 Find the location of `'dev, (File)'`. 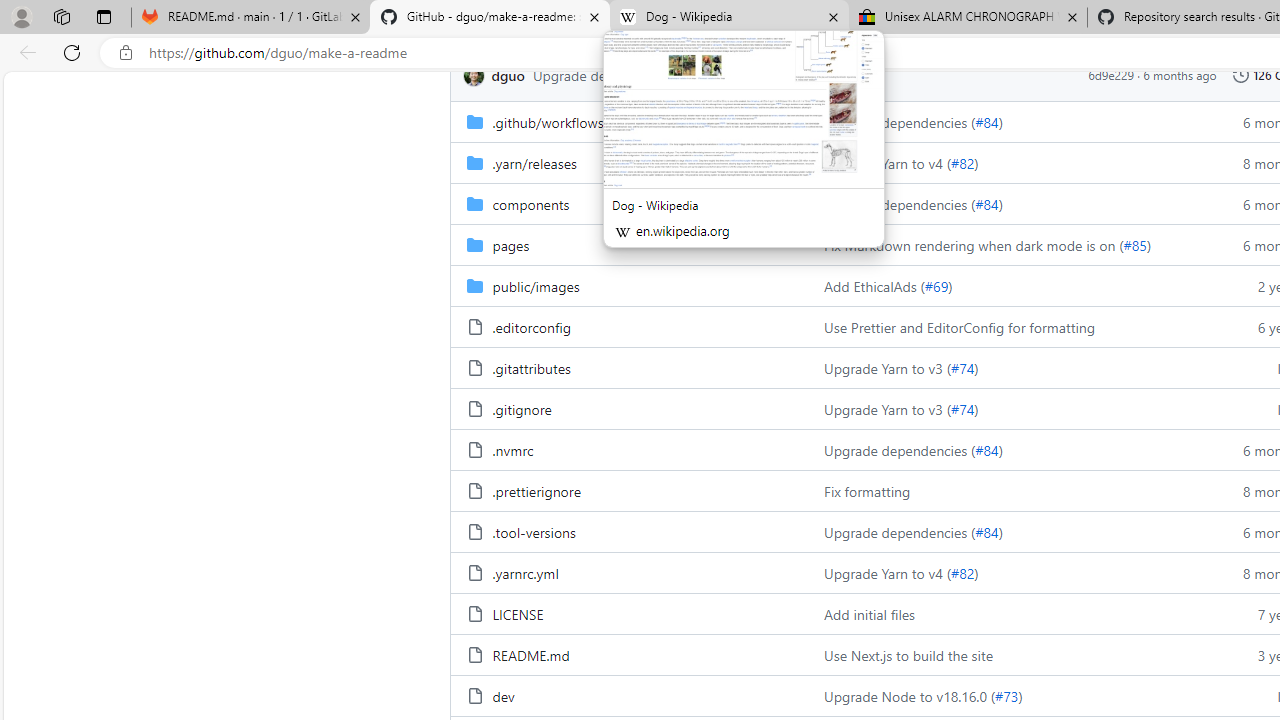

'dev, (File)' is located at coordinates (503, 695).